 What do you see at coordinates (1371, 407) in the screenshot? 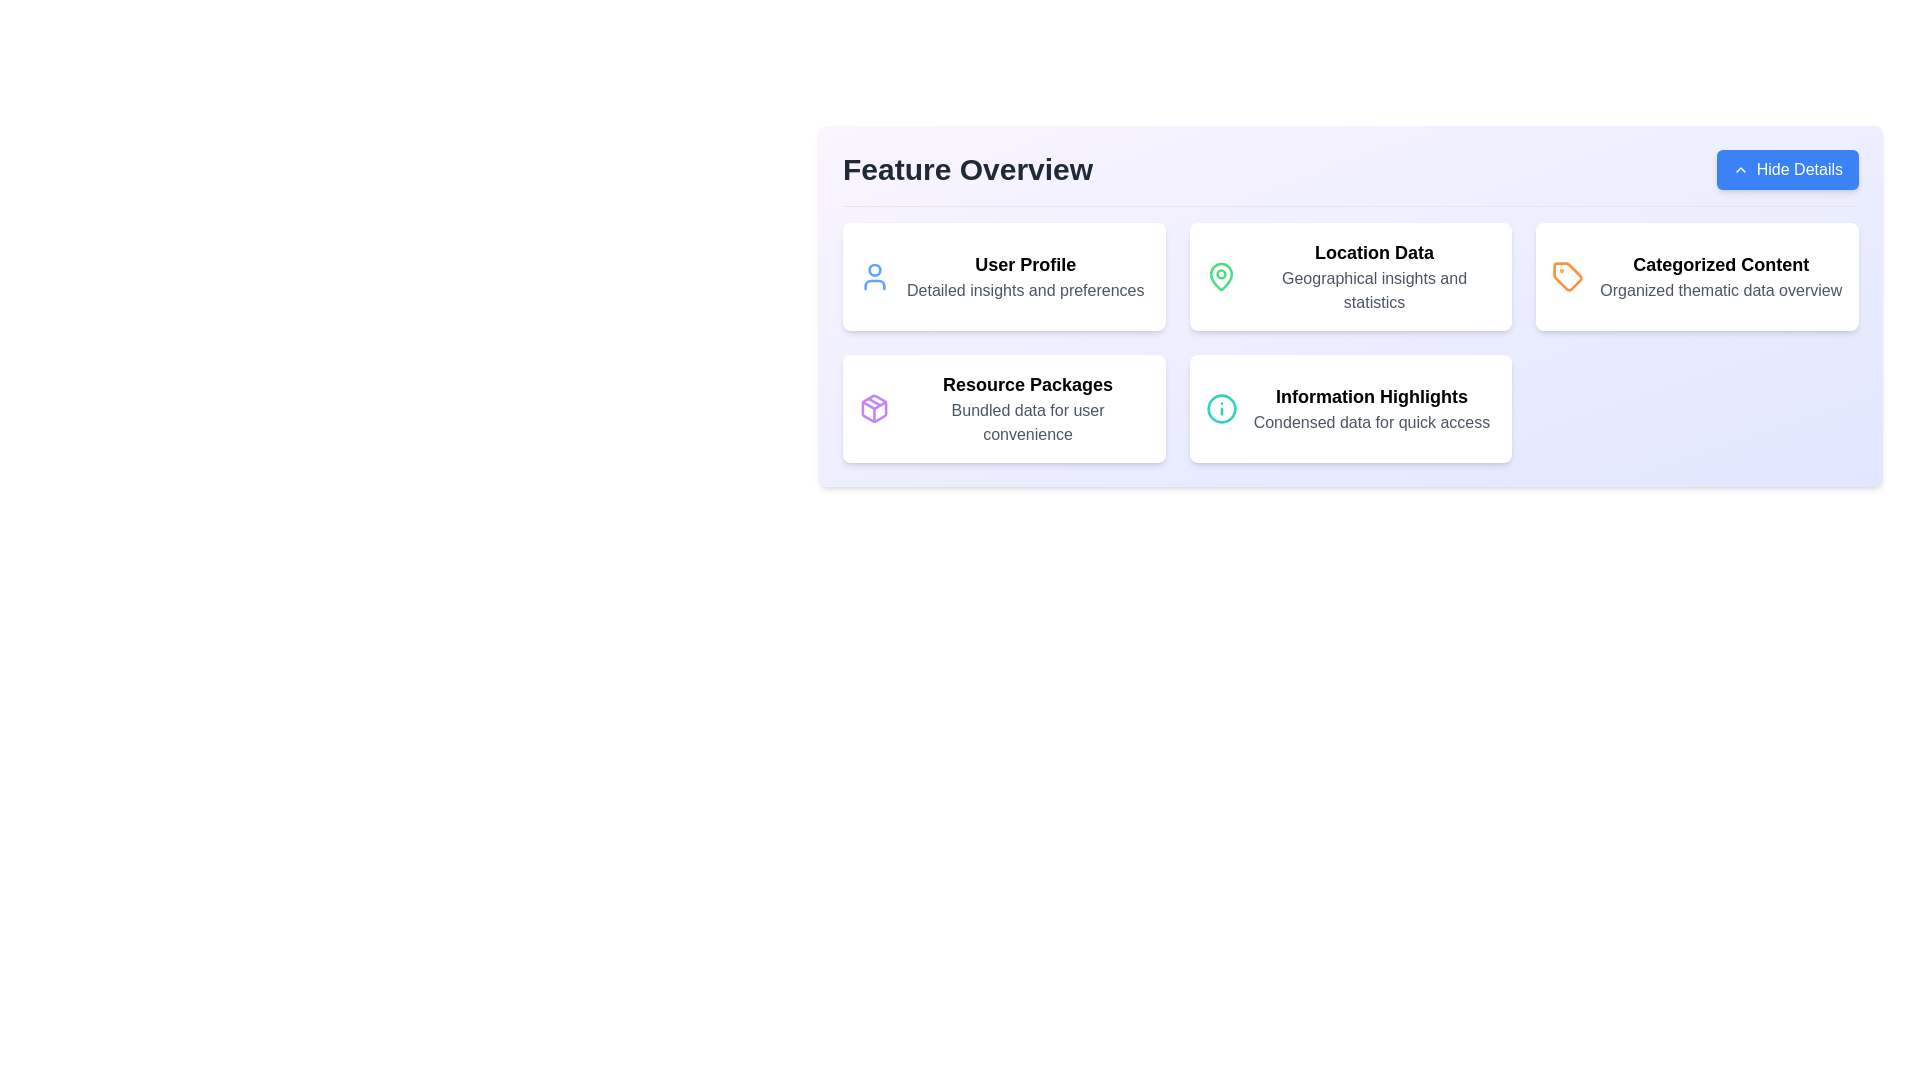
I see `the 'Information Highlights' text block located in the bottom-right corner of the grid under 'Feature Overview', which contains a bold title and a subdued description` at bounding box center [1371, 407].